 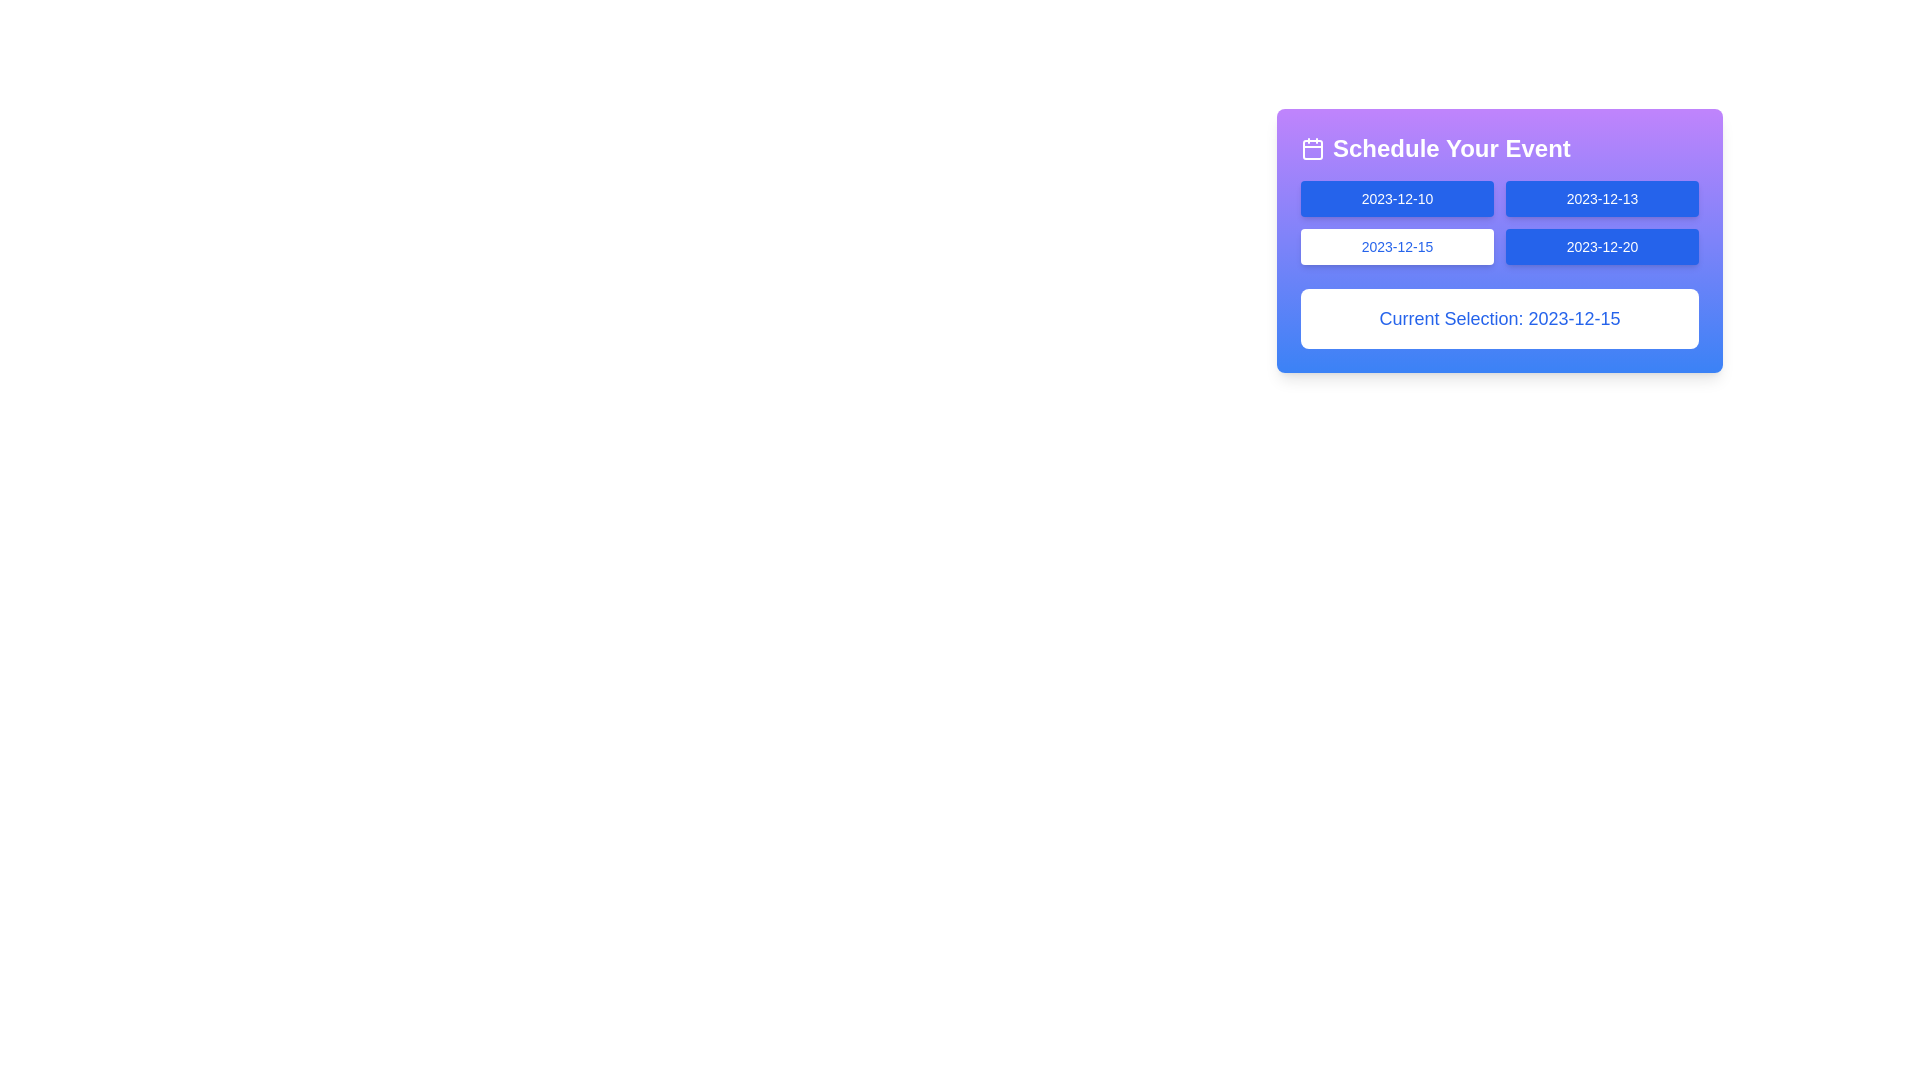 What do you see at coordinates (1396, 245) in the screenshot?
I see `the button displaying the date '2023-12-15'` at bounding box center [1396, 245].